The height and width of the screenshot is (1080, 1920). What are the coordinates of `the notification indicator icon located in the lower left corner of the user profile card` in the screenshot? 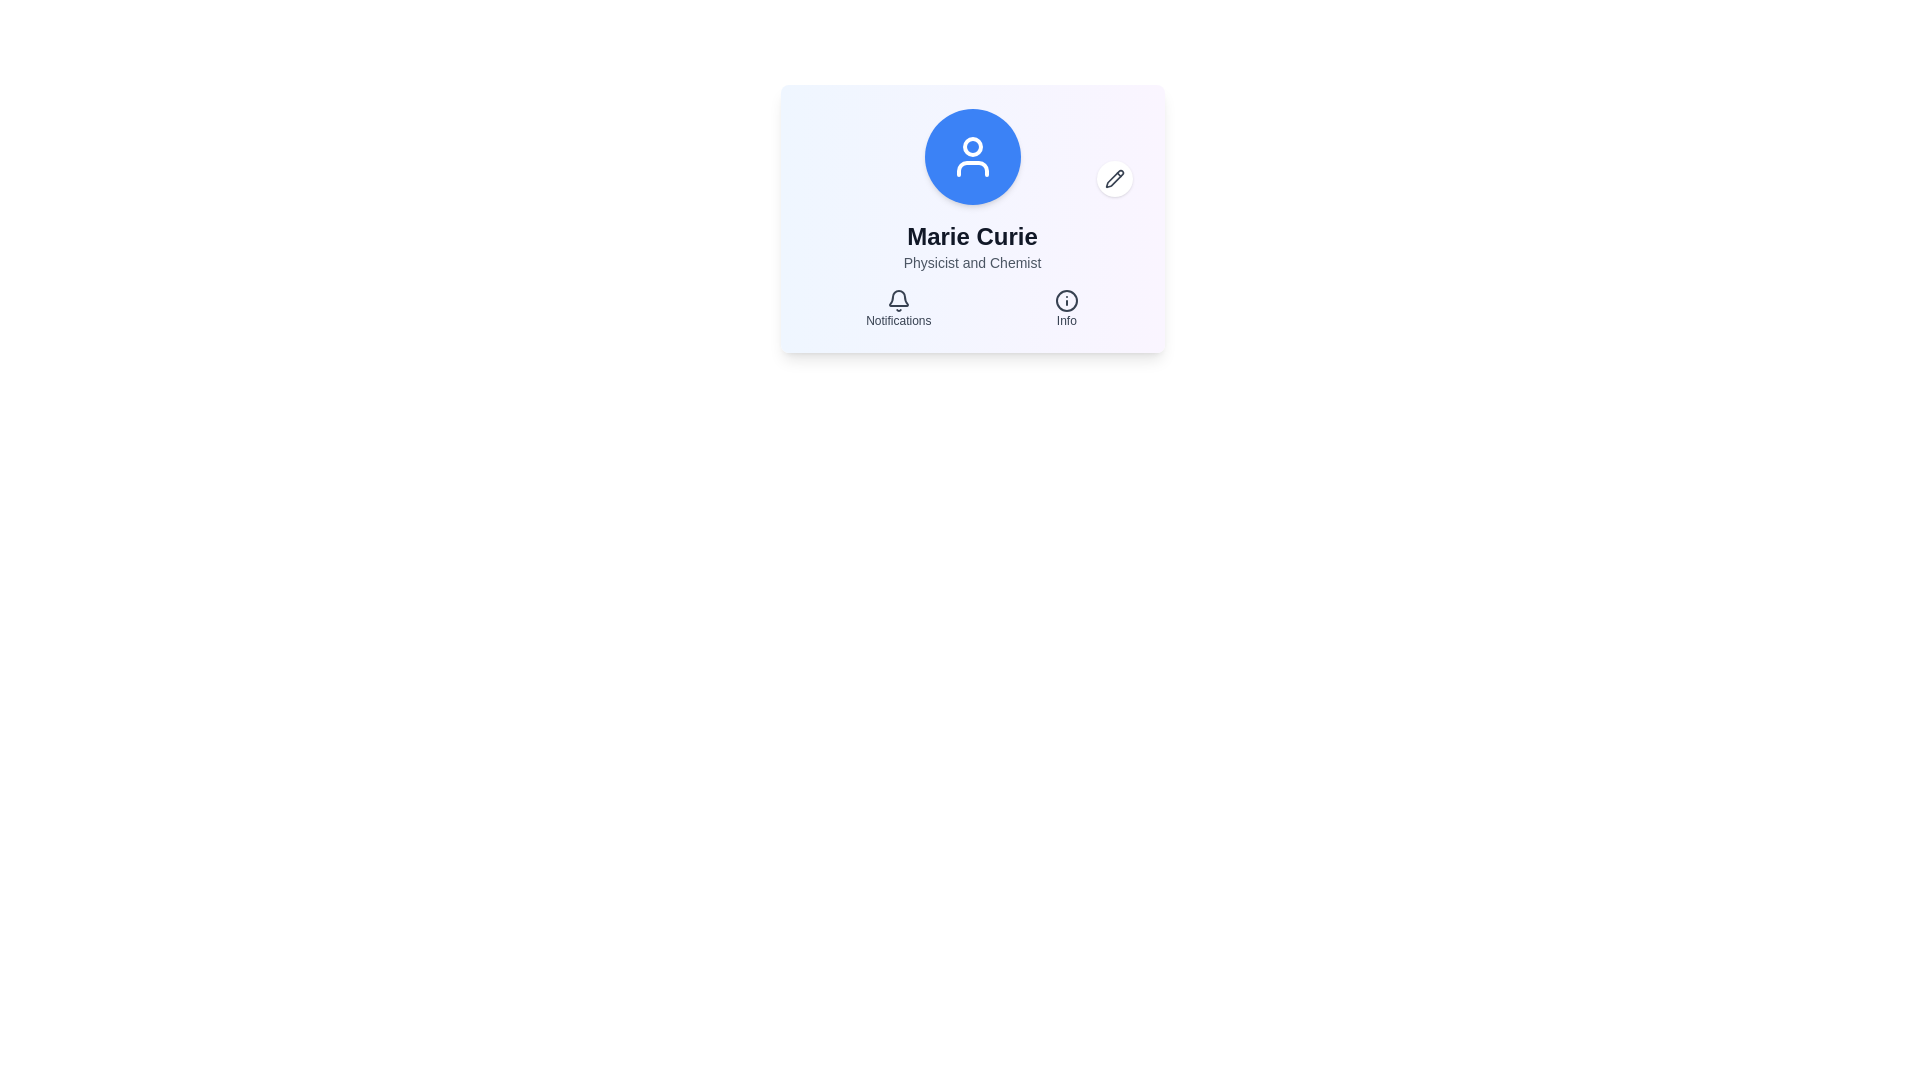 It's located at (897, 300).